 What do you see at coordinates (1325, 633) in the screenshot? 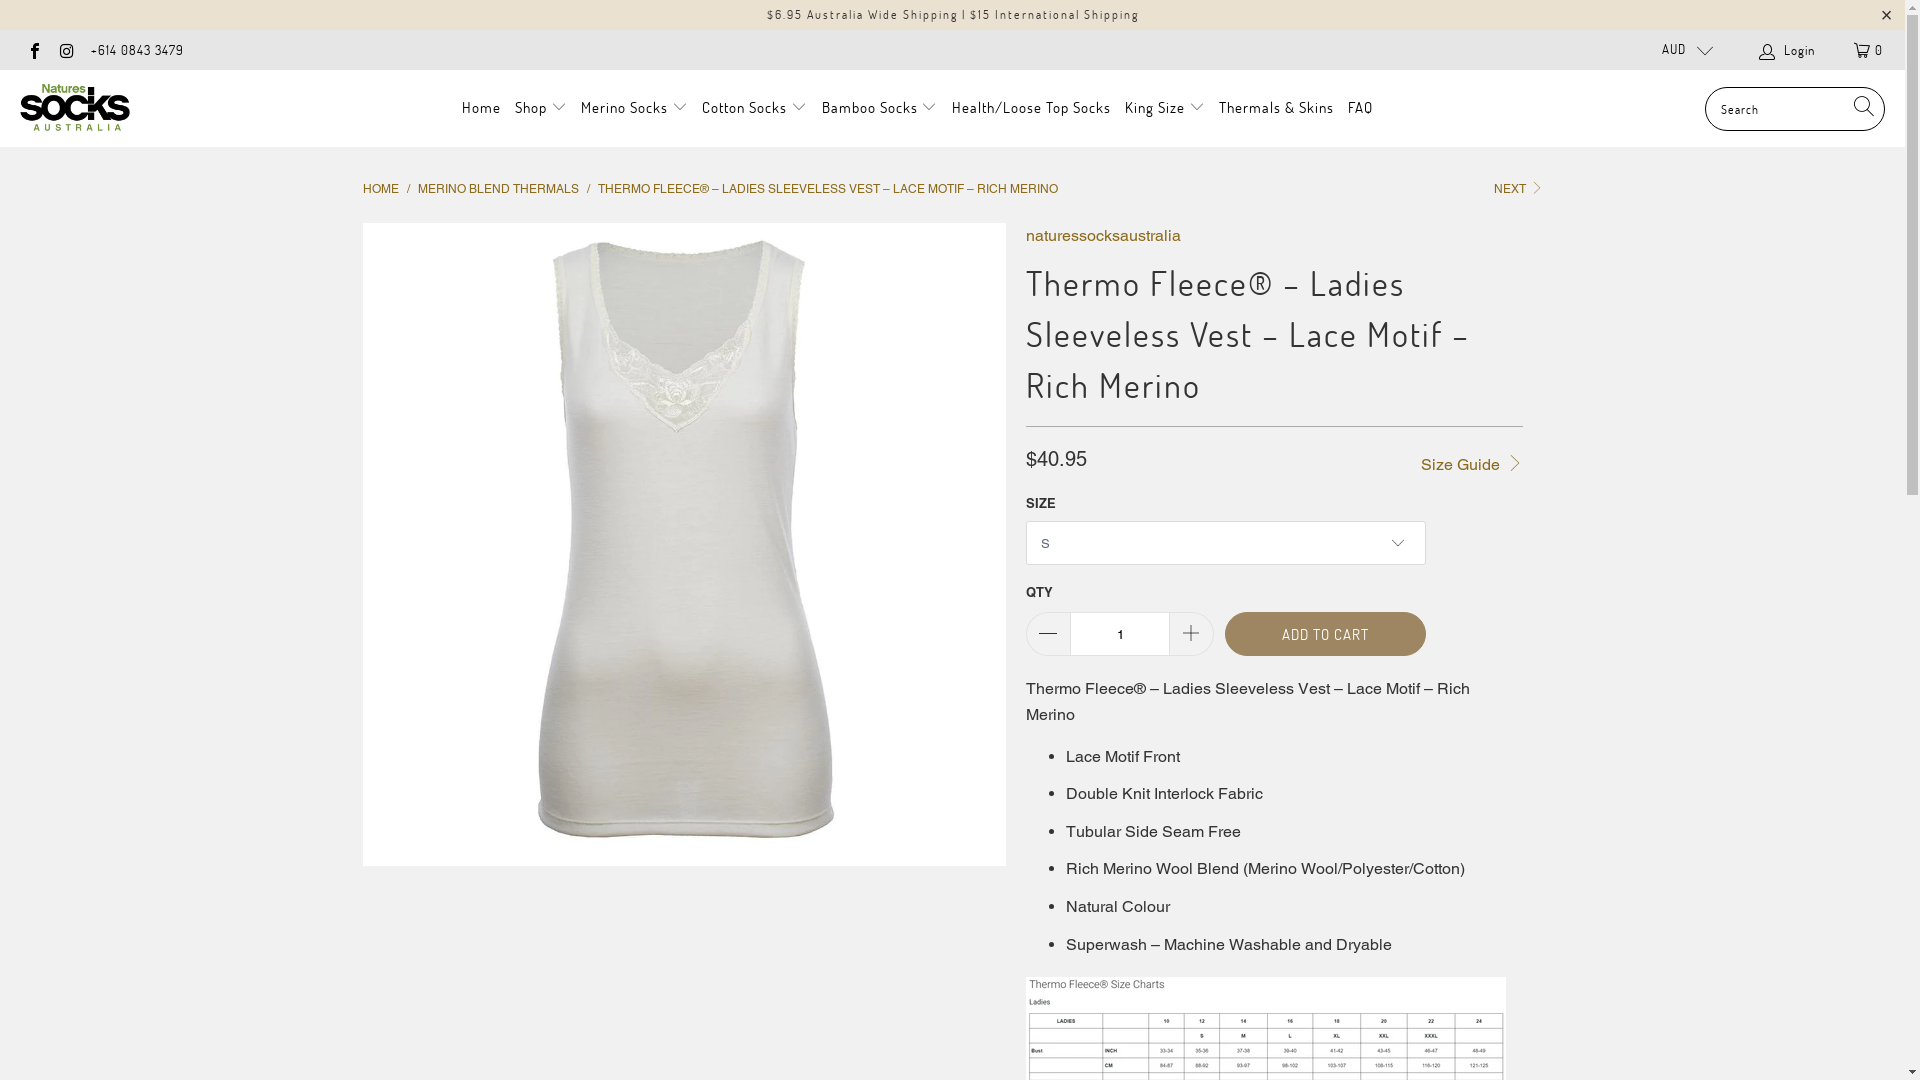
I see `'ADD TO CART'` at bounding box center [1325, 633].